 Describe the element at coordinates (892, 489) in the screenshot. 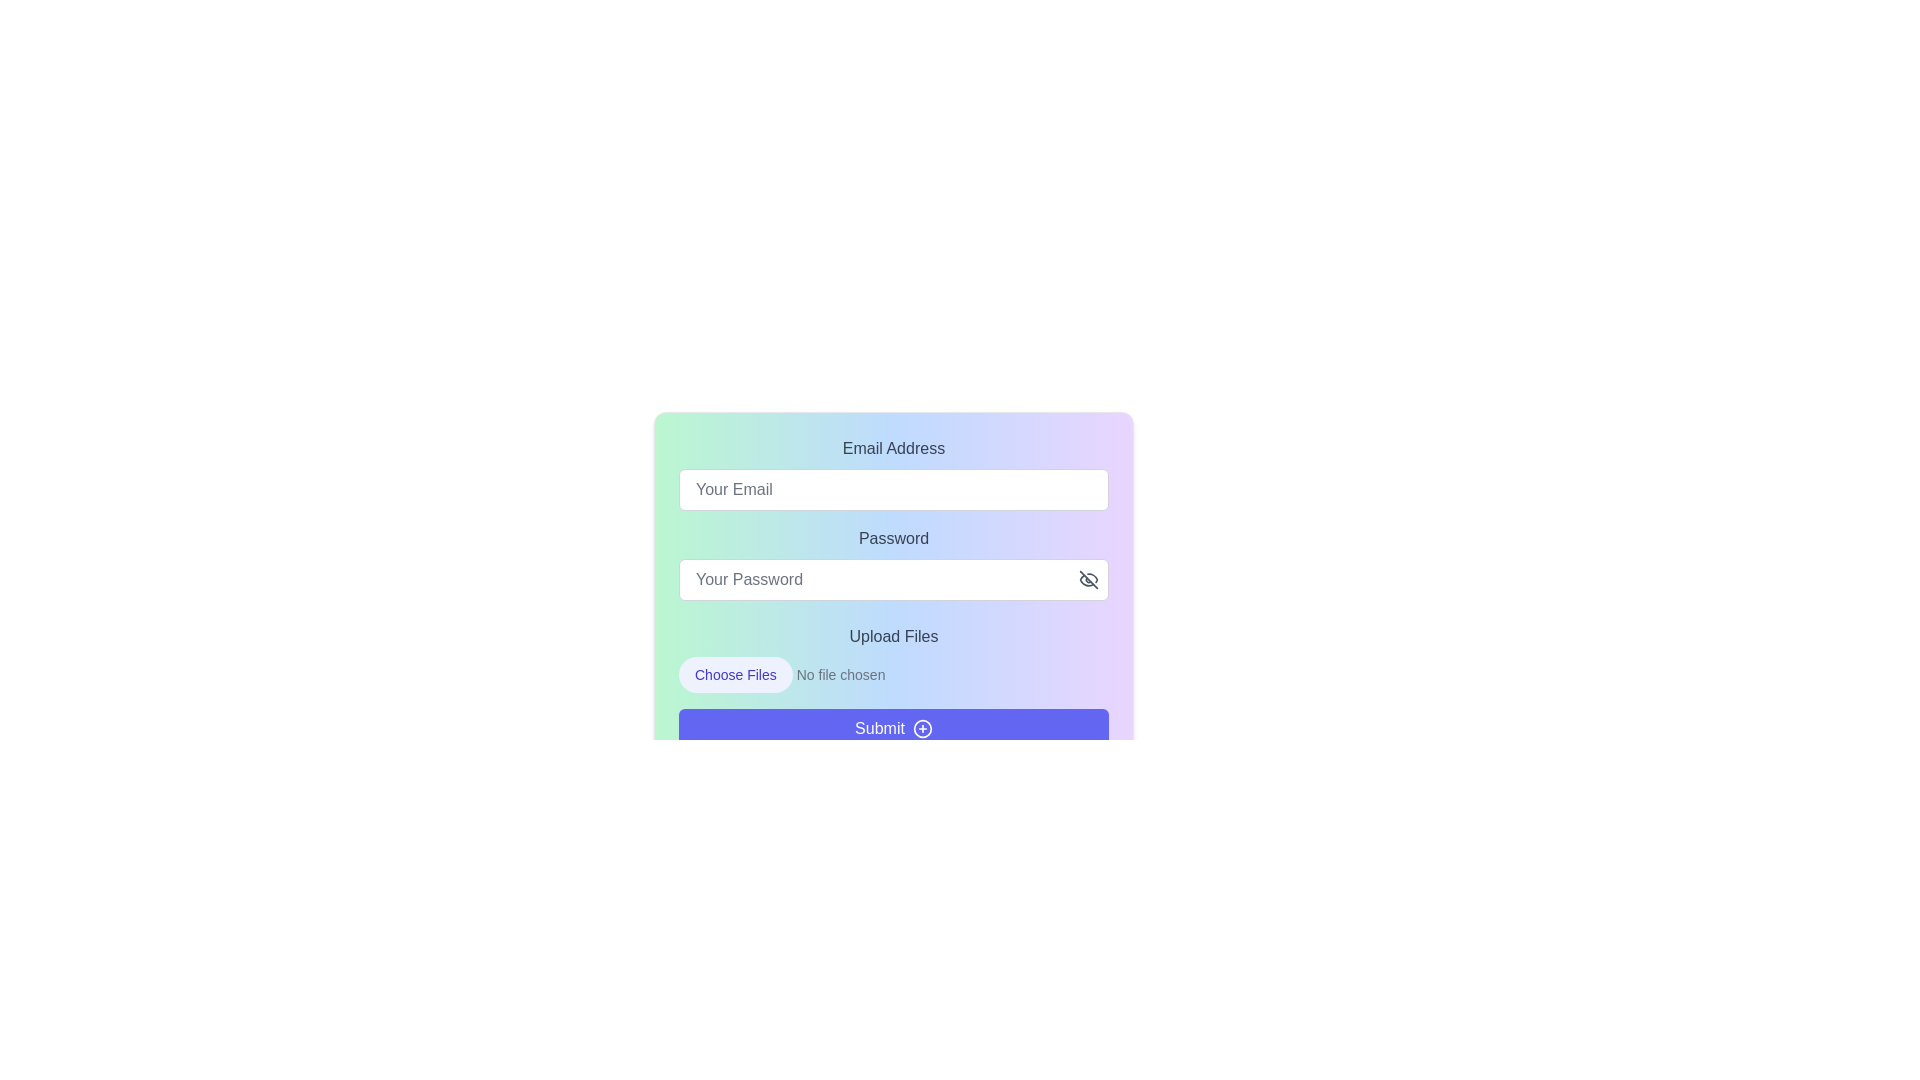

I see `the input field labeled 'Your Email' to focus on it` at that location.